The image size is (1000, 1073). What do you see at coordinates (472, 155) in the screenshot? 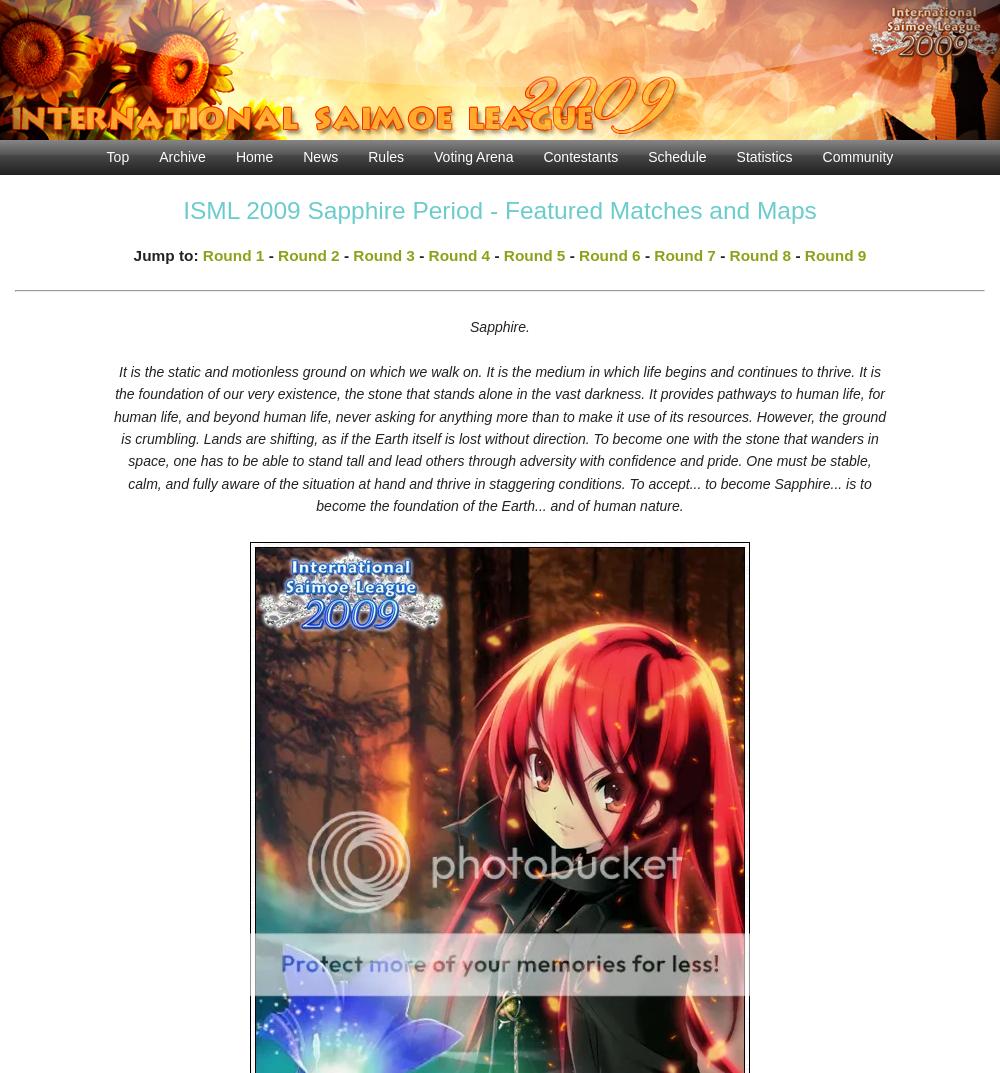
I see `'Voting Arena'` at bounding box center [472, 155].